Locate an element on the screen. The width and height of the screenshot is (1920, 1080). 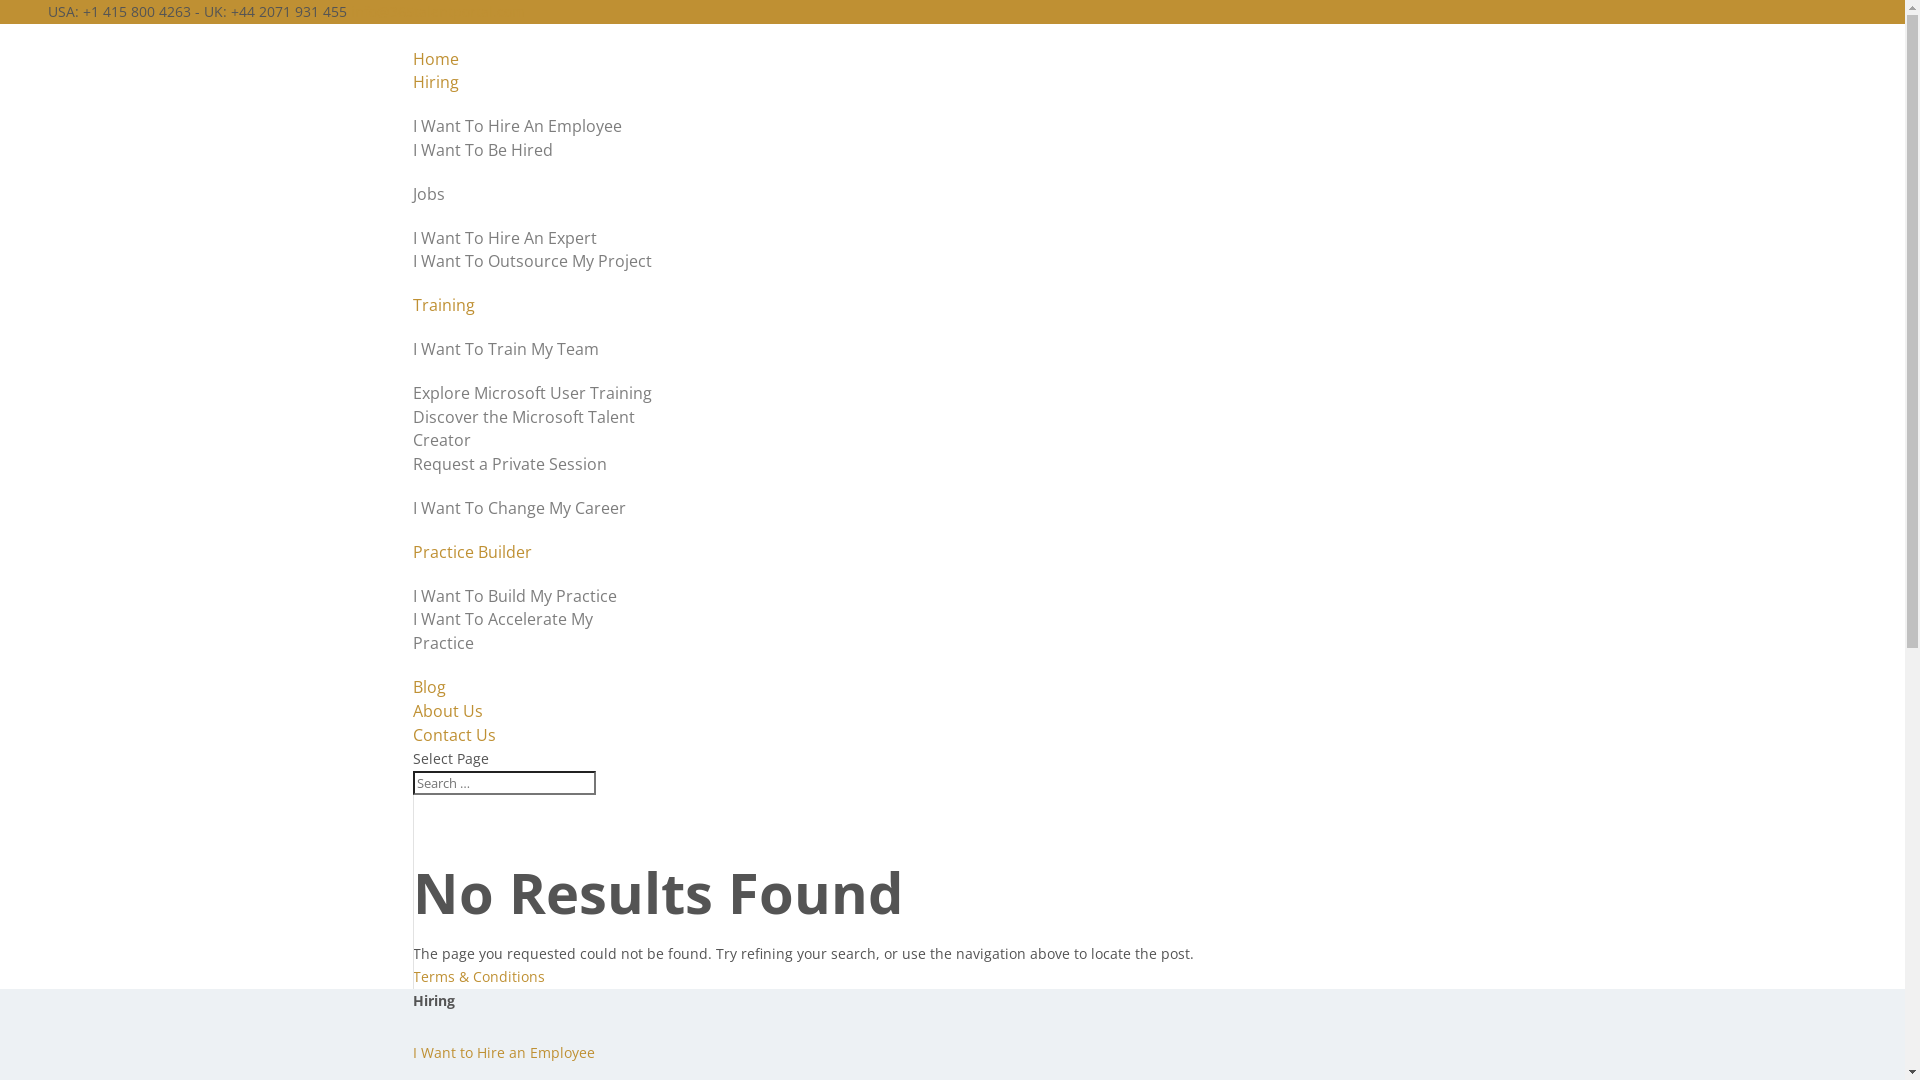
'Terms & Conditions' is located at coordinates (411, 975).